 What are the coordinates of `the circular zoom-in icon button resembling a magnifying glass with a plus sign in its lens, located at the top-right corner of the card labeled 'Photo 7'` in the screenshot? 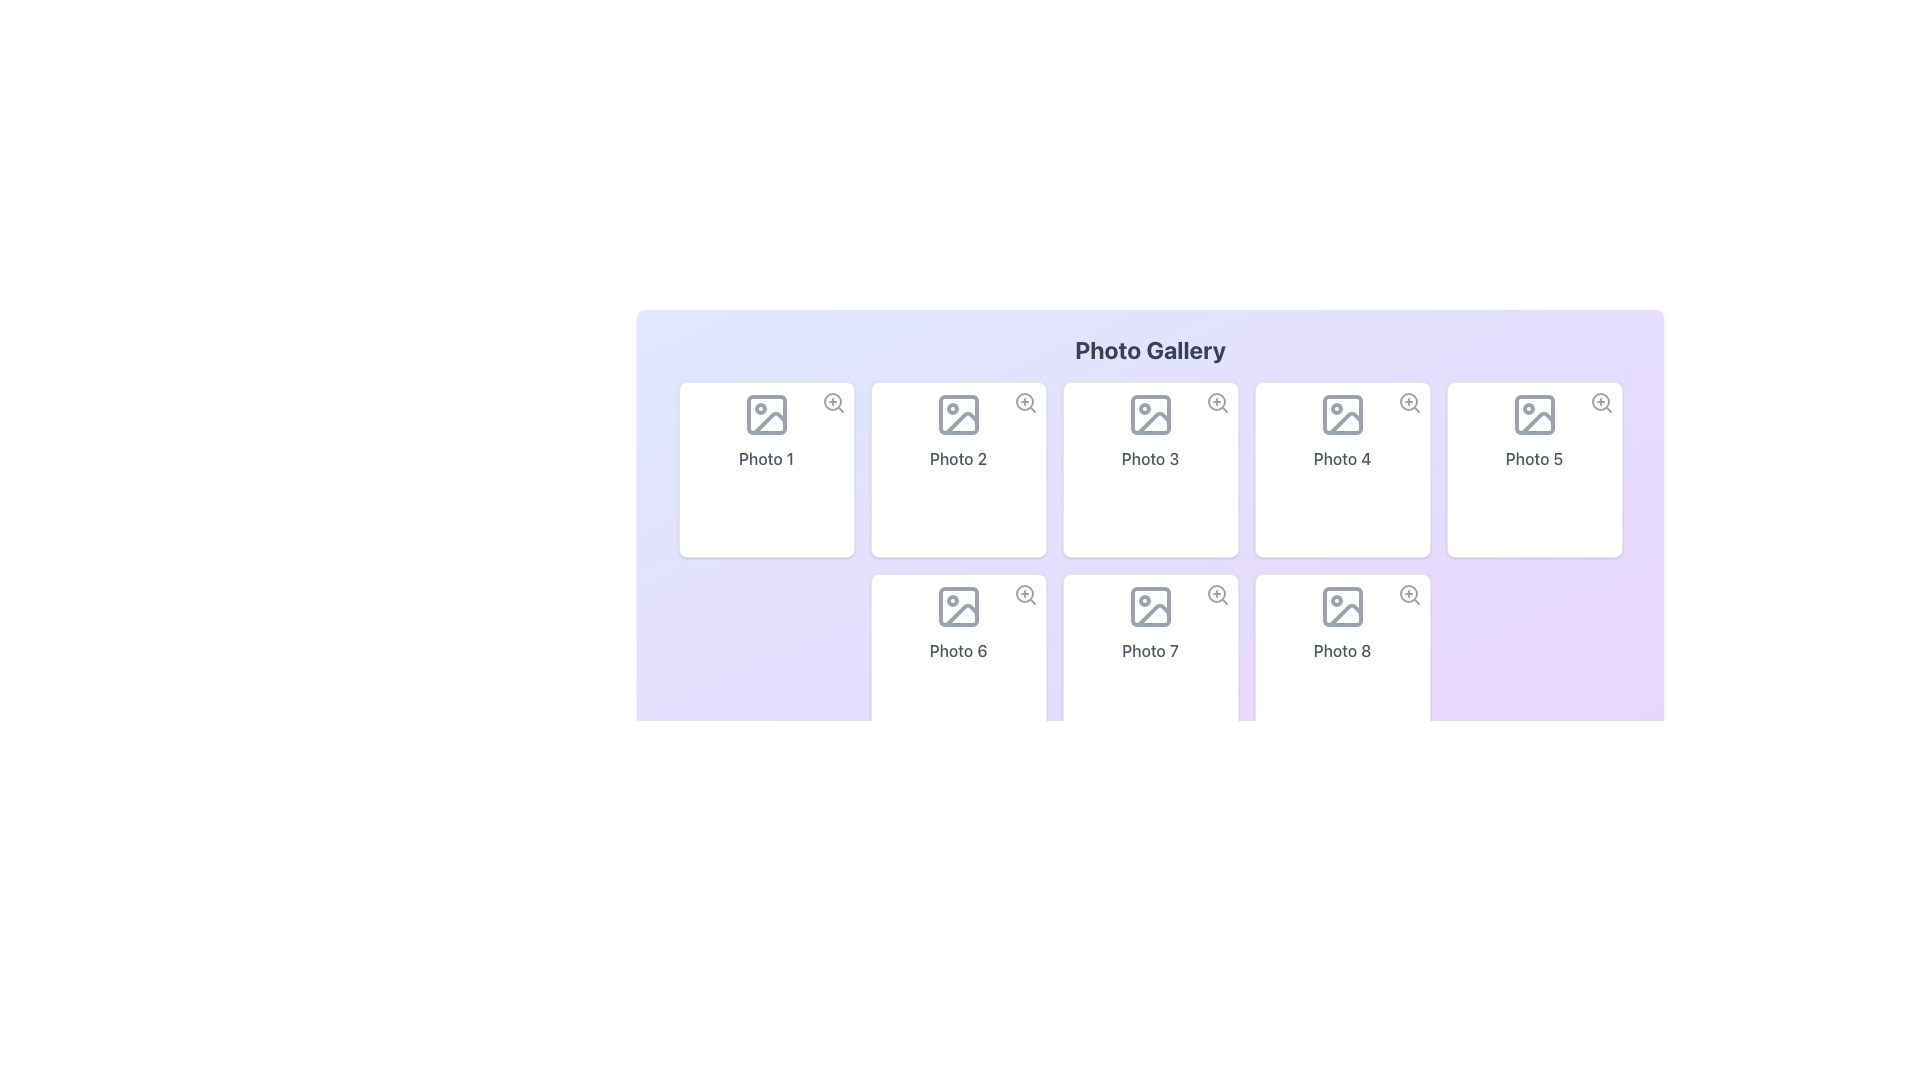 It's located at (1216, 593).